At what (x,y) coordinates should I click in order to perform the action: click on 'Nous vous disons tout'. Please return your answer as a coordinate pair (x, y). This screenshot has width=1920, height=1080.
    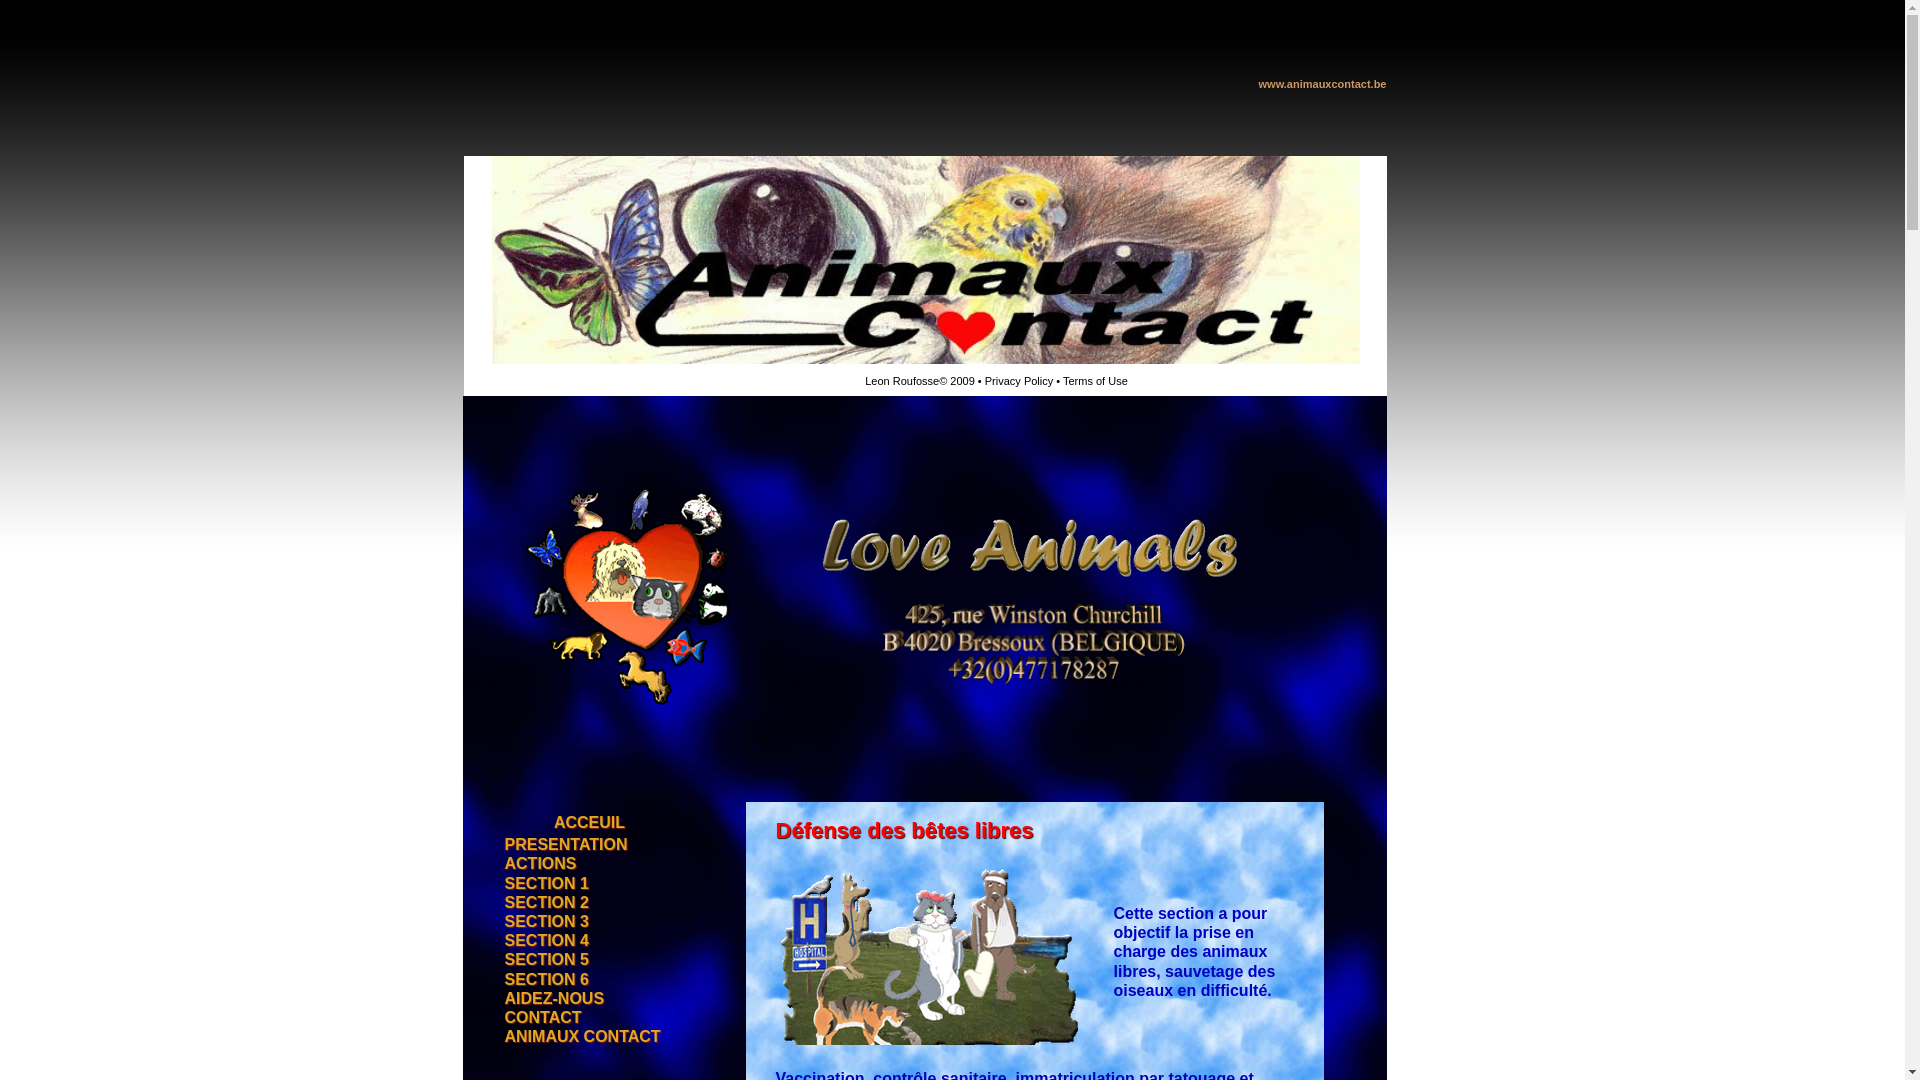
    Looking at the image, I should click on (583, 686).